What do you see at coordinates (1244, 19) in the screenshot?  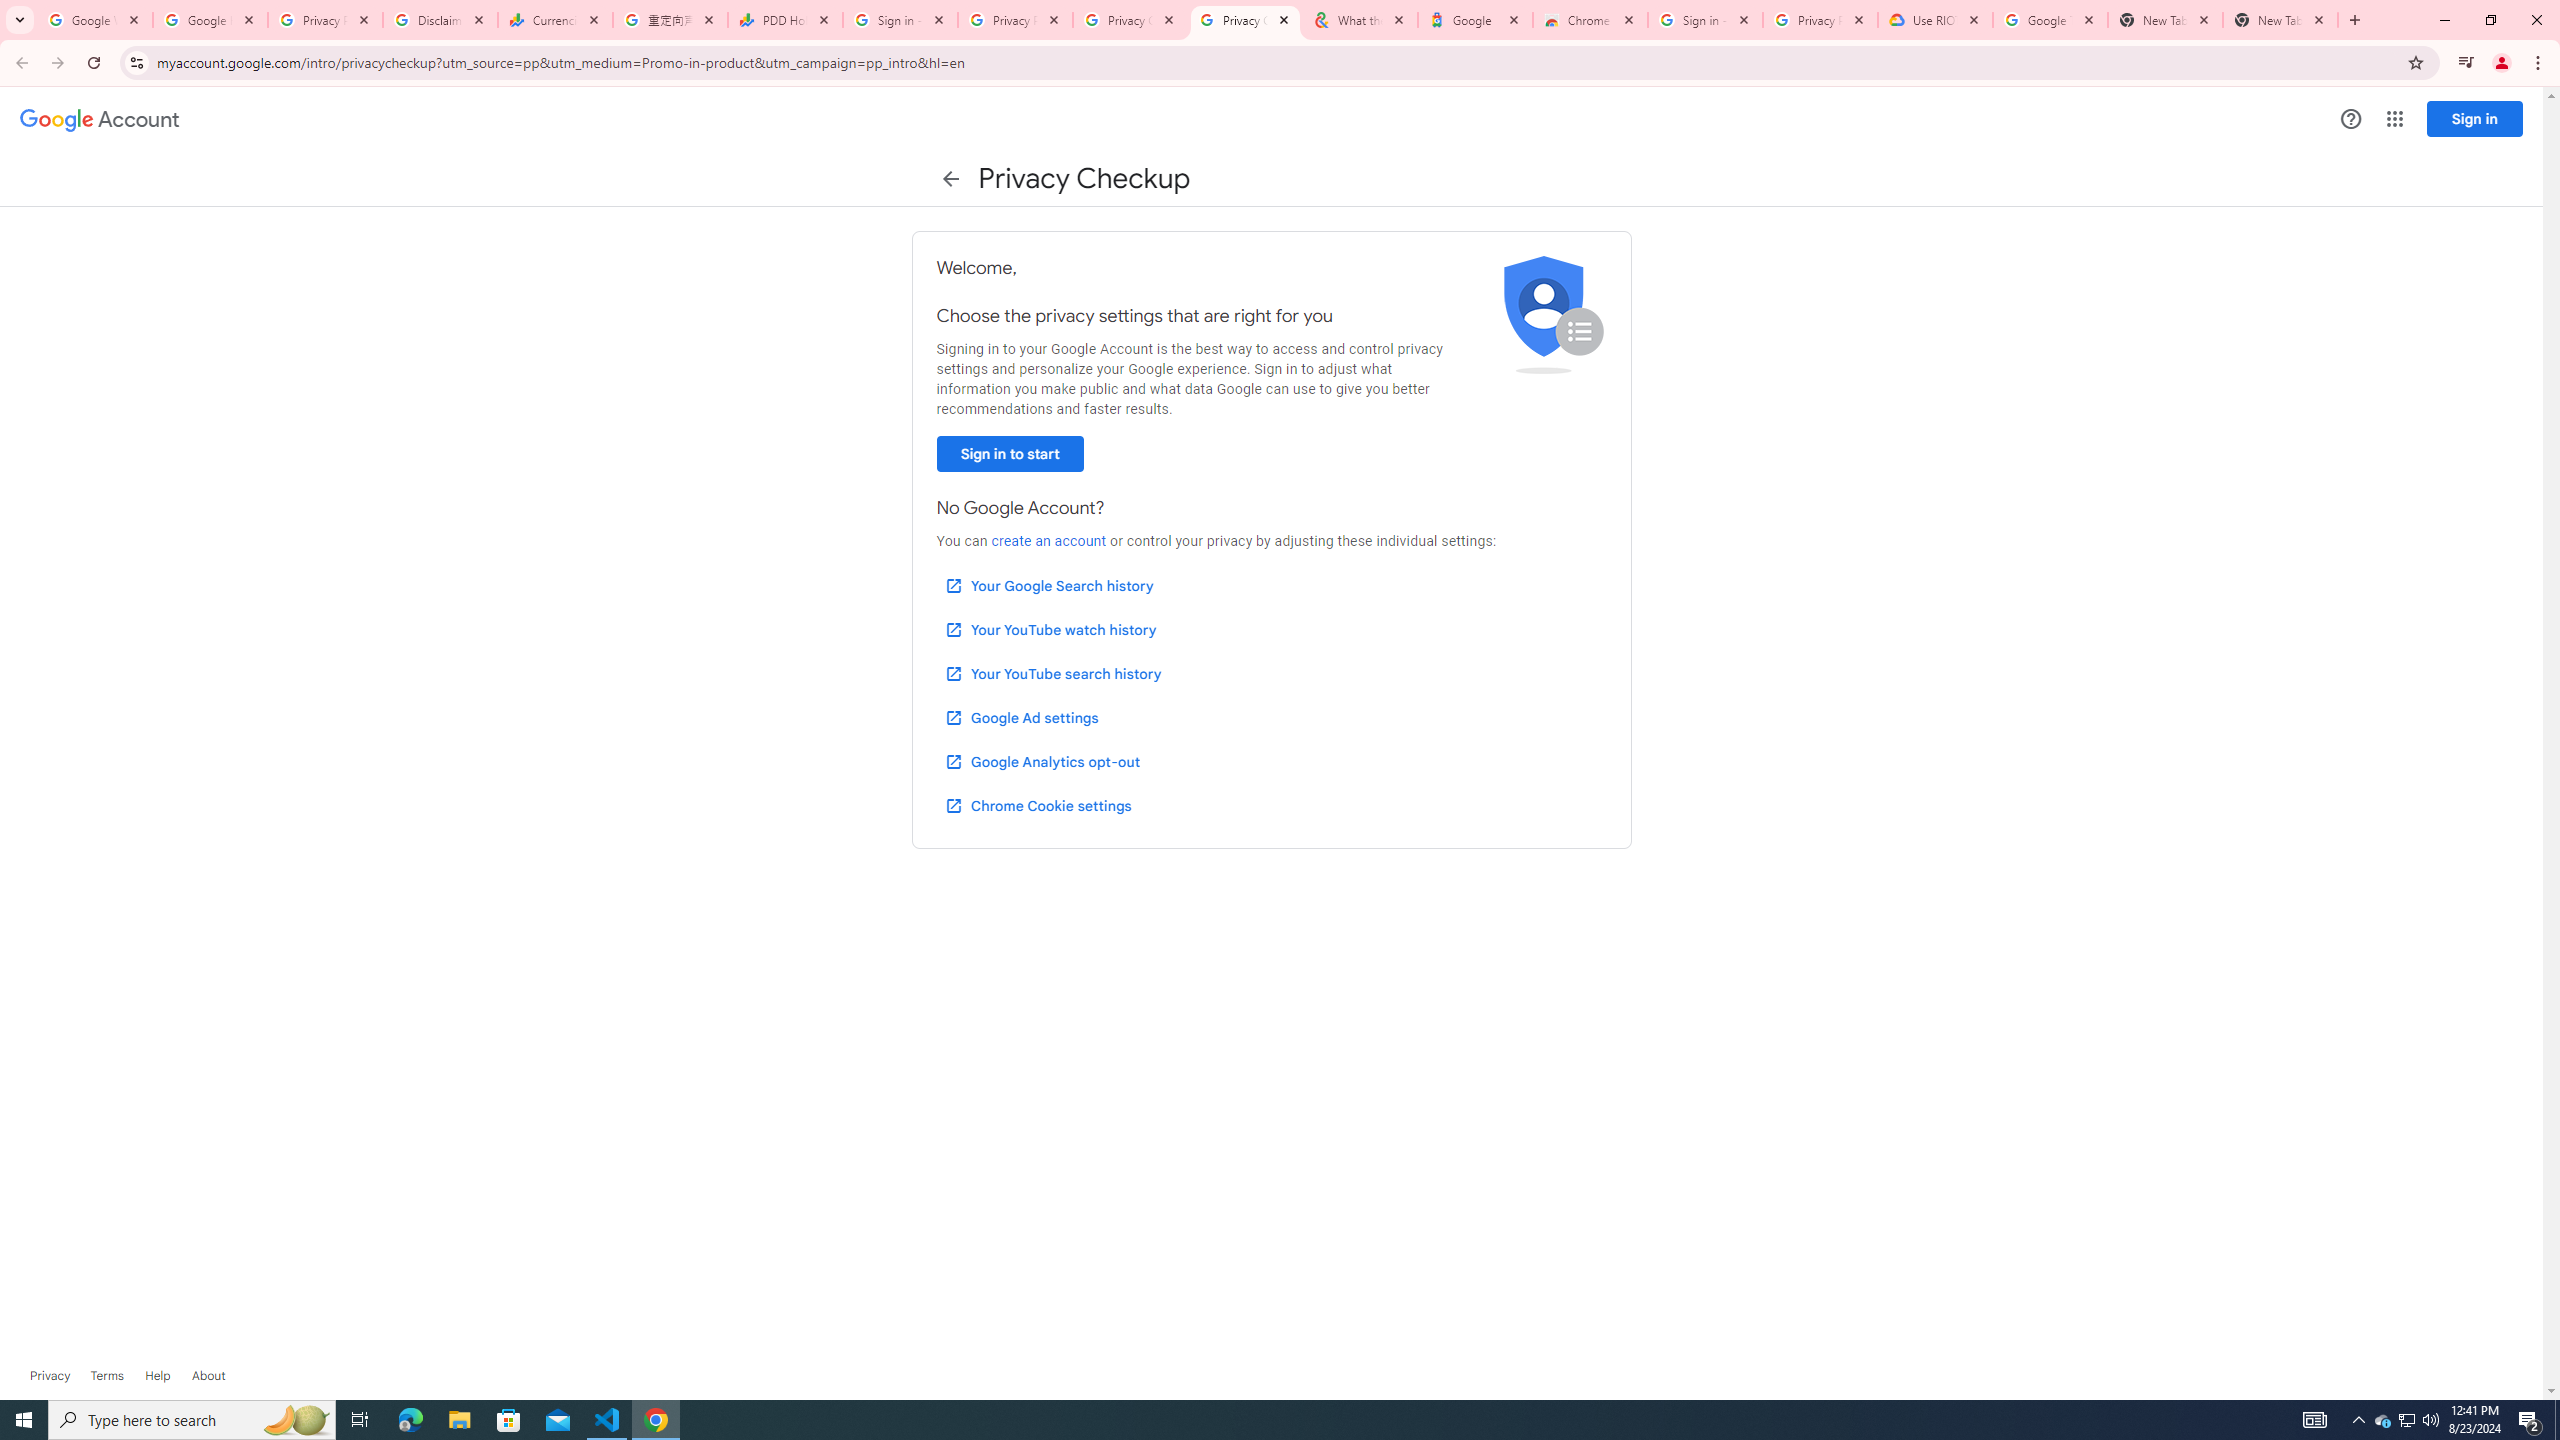 I see `'Privacy Checkup'` at bounding box center [1244, 19].